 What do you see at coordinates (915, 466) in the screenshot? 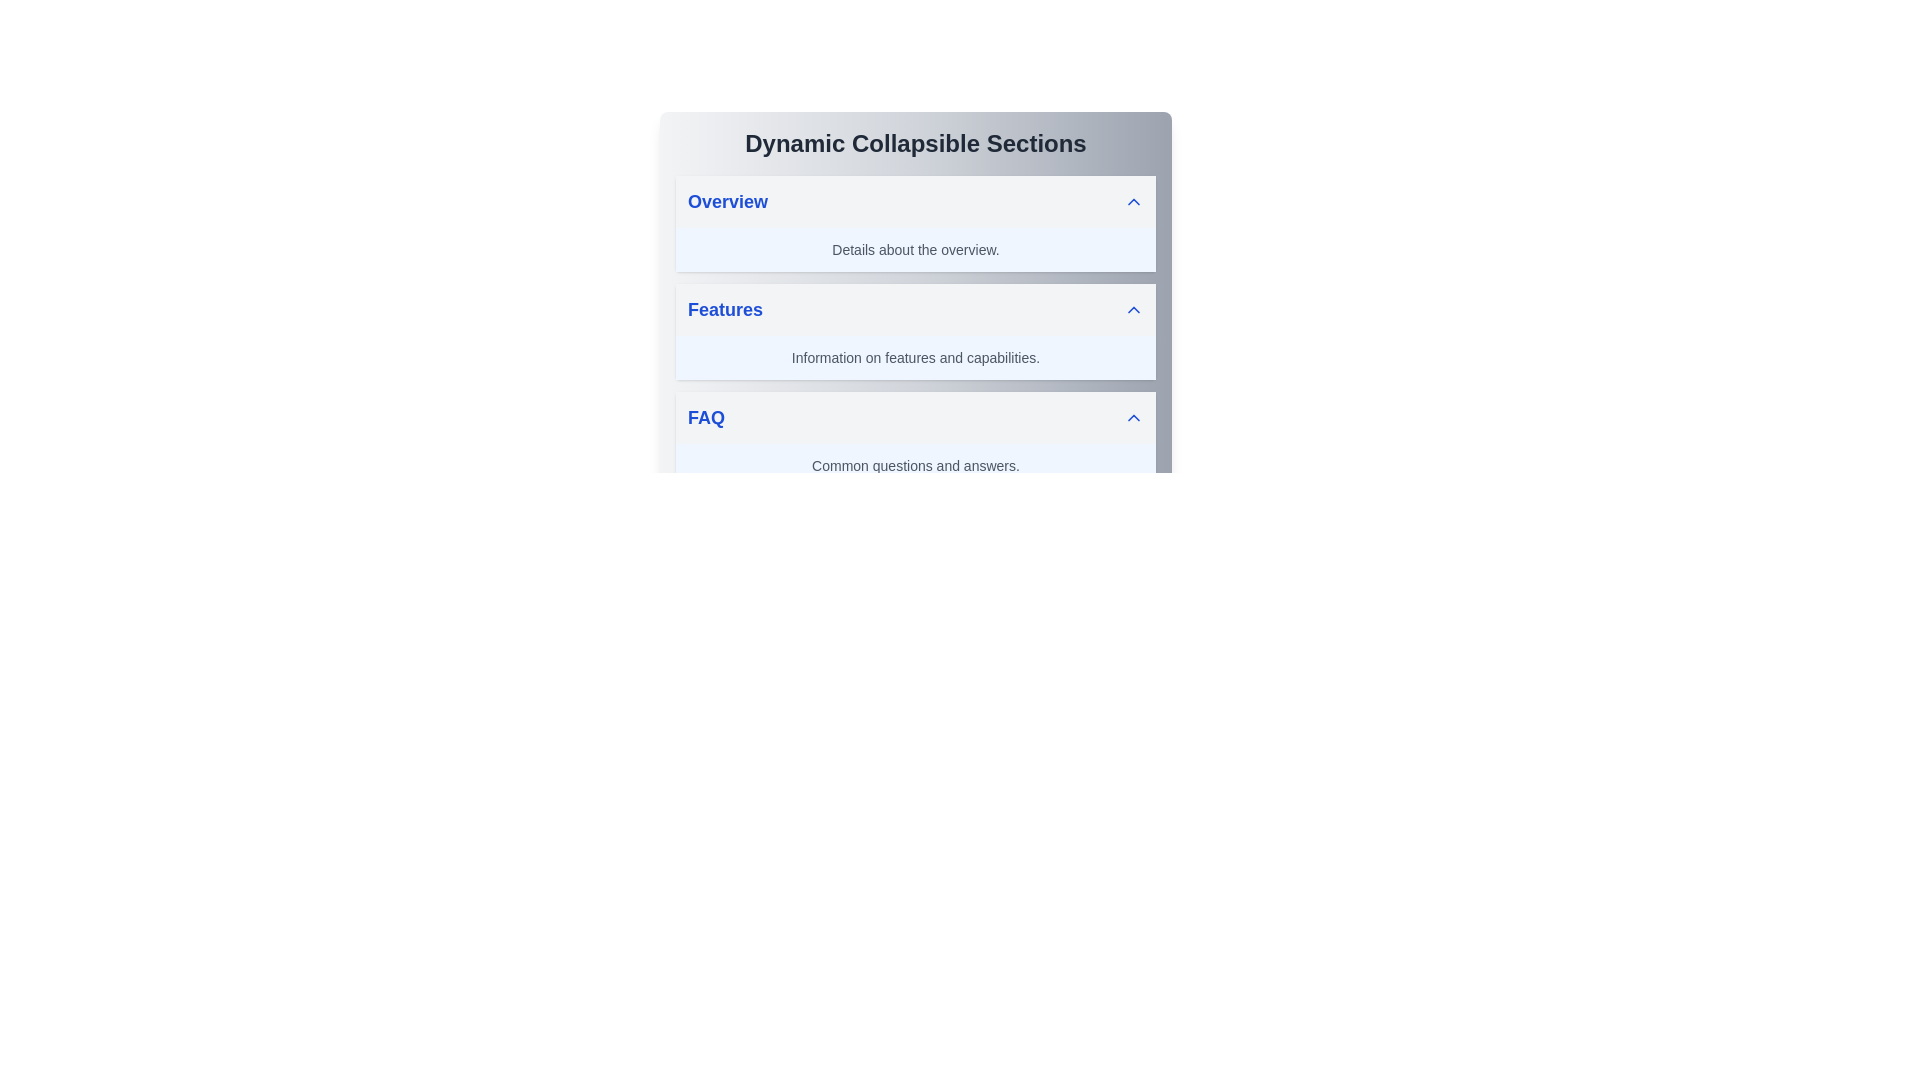
I see `the Text block that provides additional information in the FAQ section, located below the 'FAQ' header` at bounding box center [915, 466].